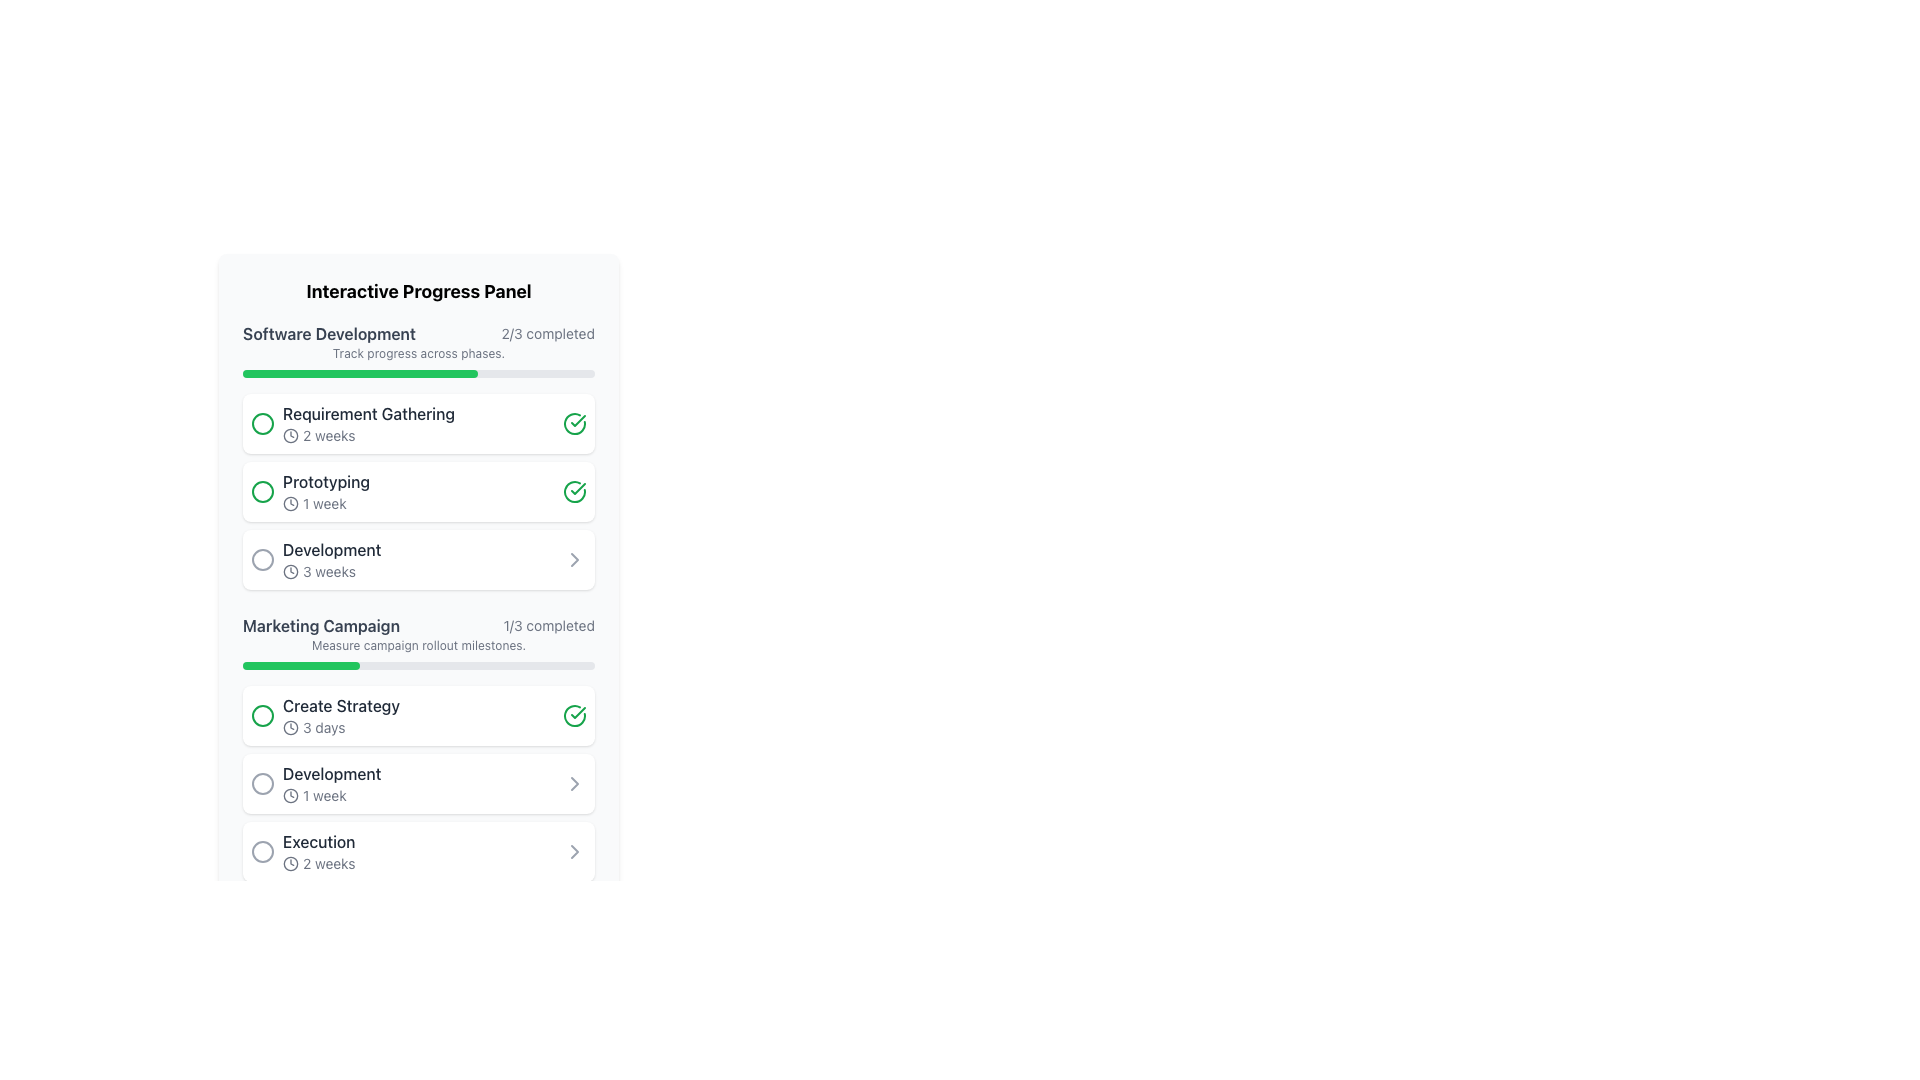 This screenshot has height=1080, width=1920. I want to click on the text label element labeled 'Execution' within the 'Marketing Campaign' section to identify the task or phase, so click(318, 841).